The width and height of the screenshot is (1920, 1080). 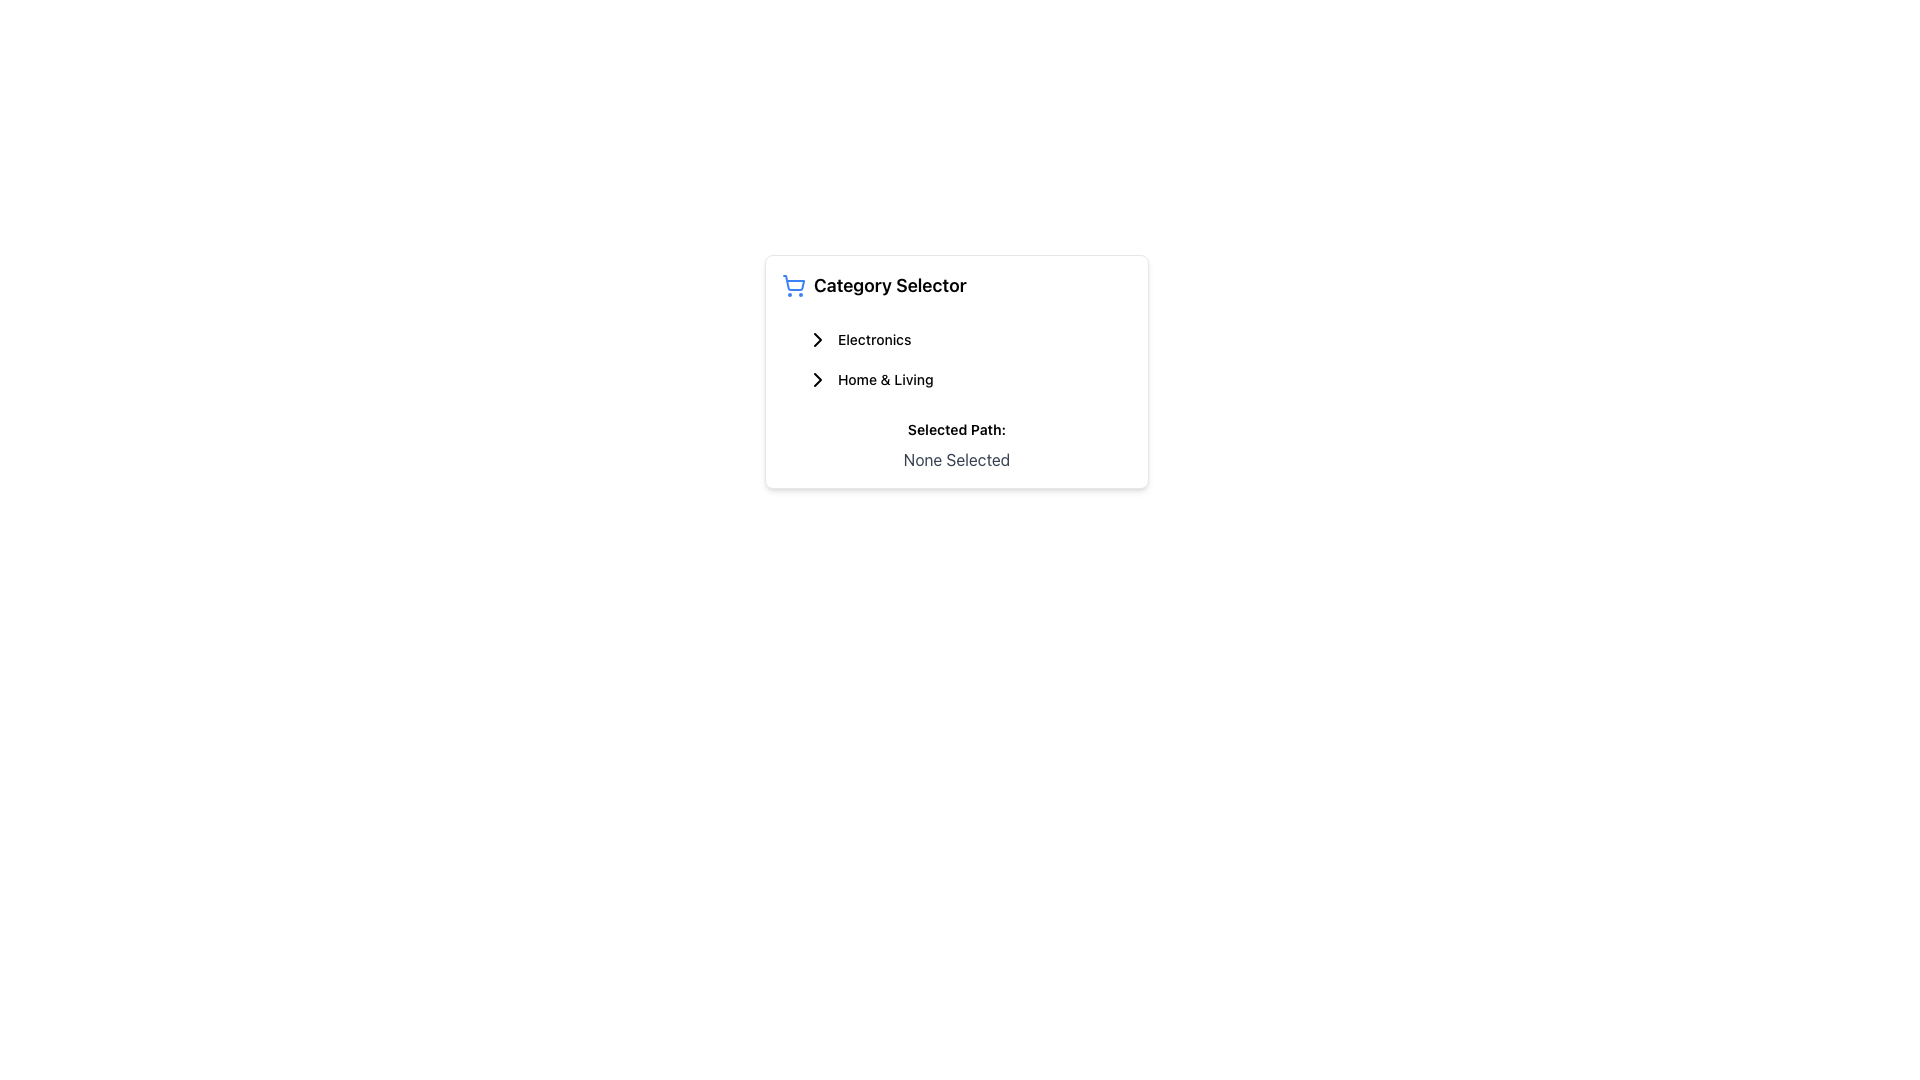 I want to click on the 'Electronics' label, which is the first item in the dropdown list beneath the 'Category Selector' title, so click(x=874, y=338).